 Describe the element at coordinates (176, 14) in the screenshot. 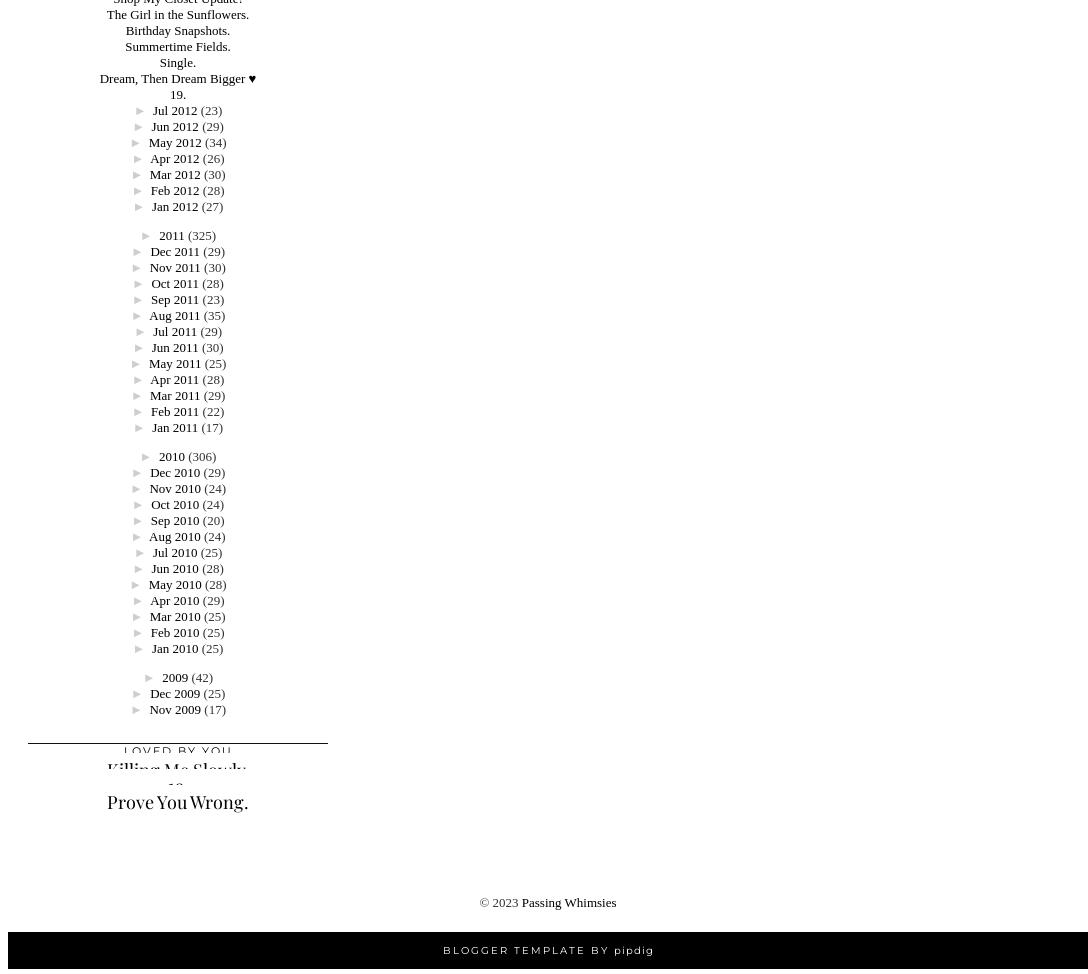

I see `'The Girl in the Sunflowers.'` at that location.